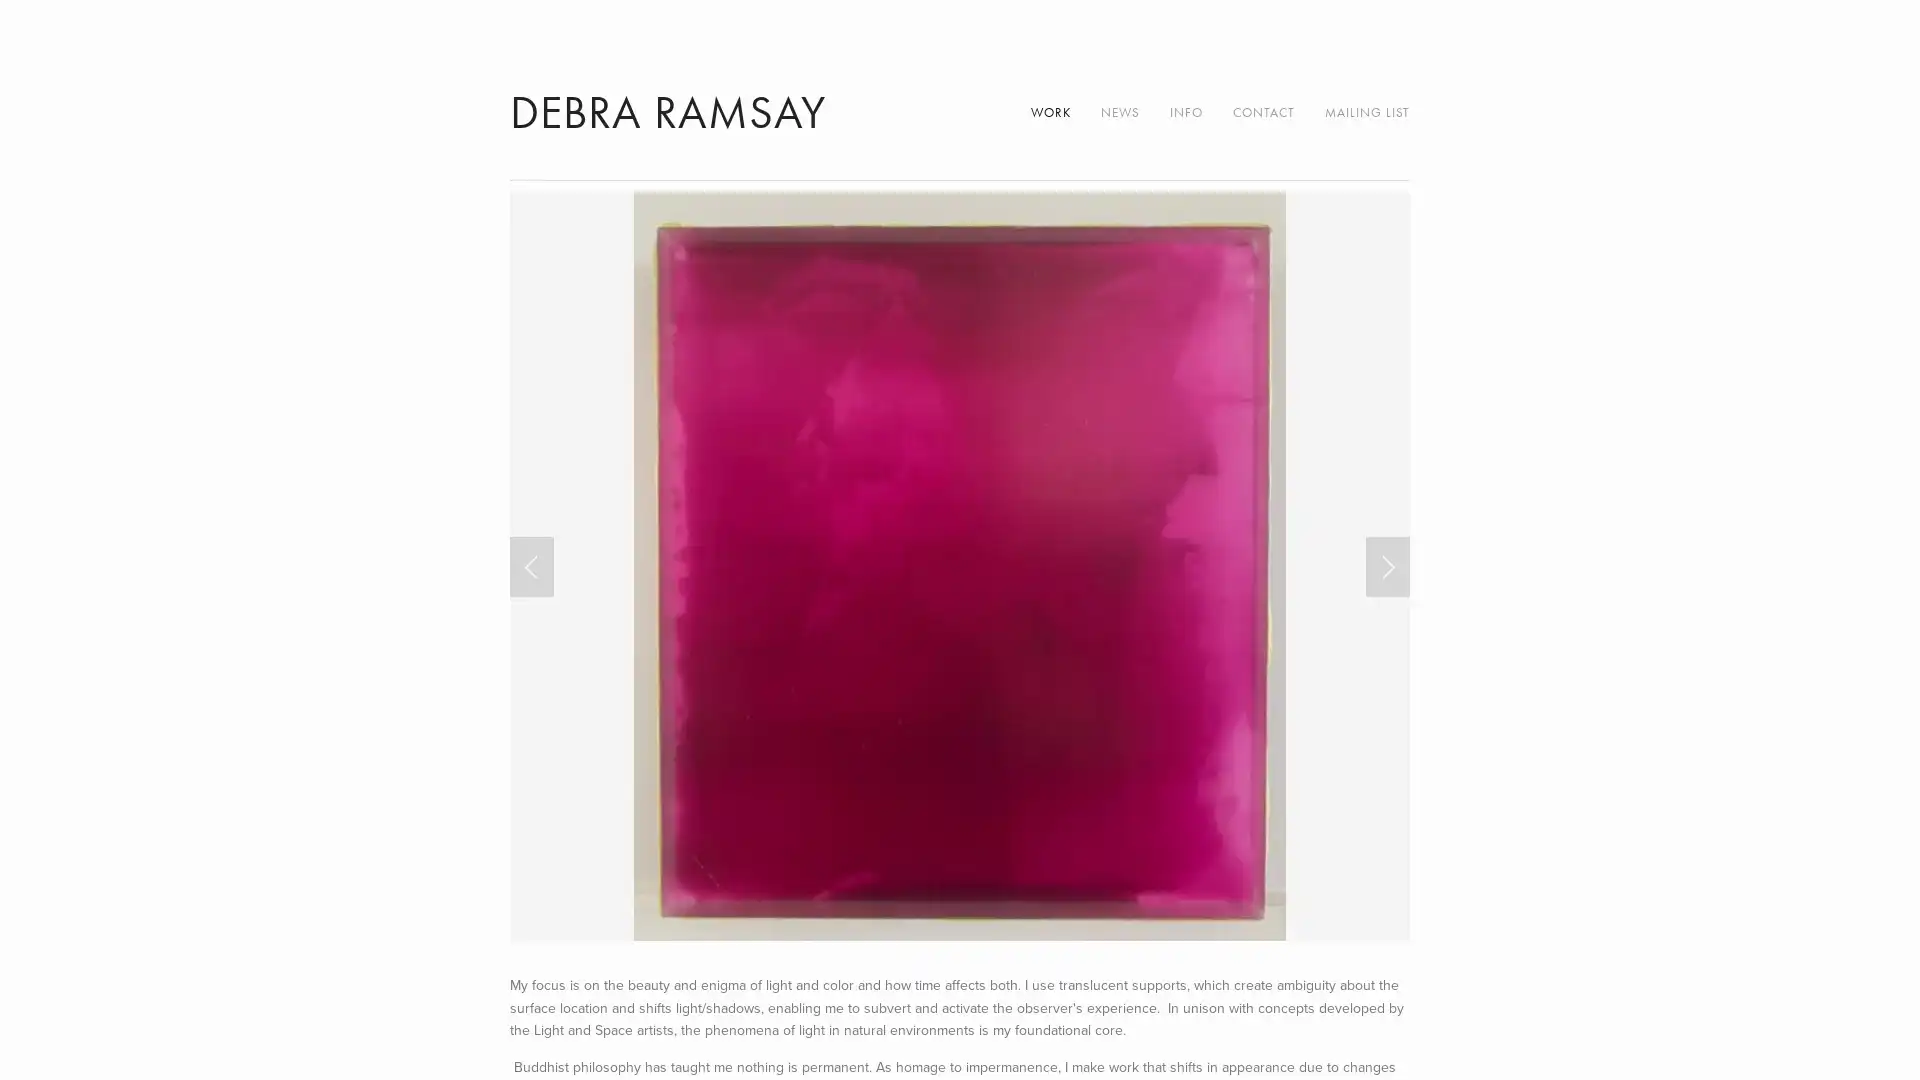 This screenshot has height=1080, width=1920. What do you see at coordinates (1386, 566) in the screenshot?
I see `Next Slide` at bounding box center [1386, 566].